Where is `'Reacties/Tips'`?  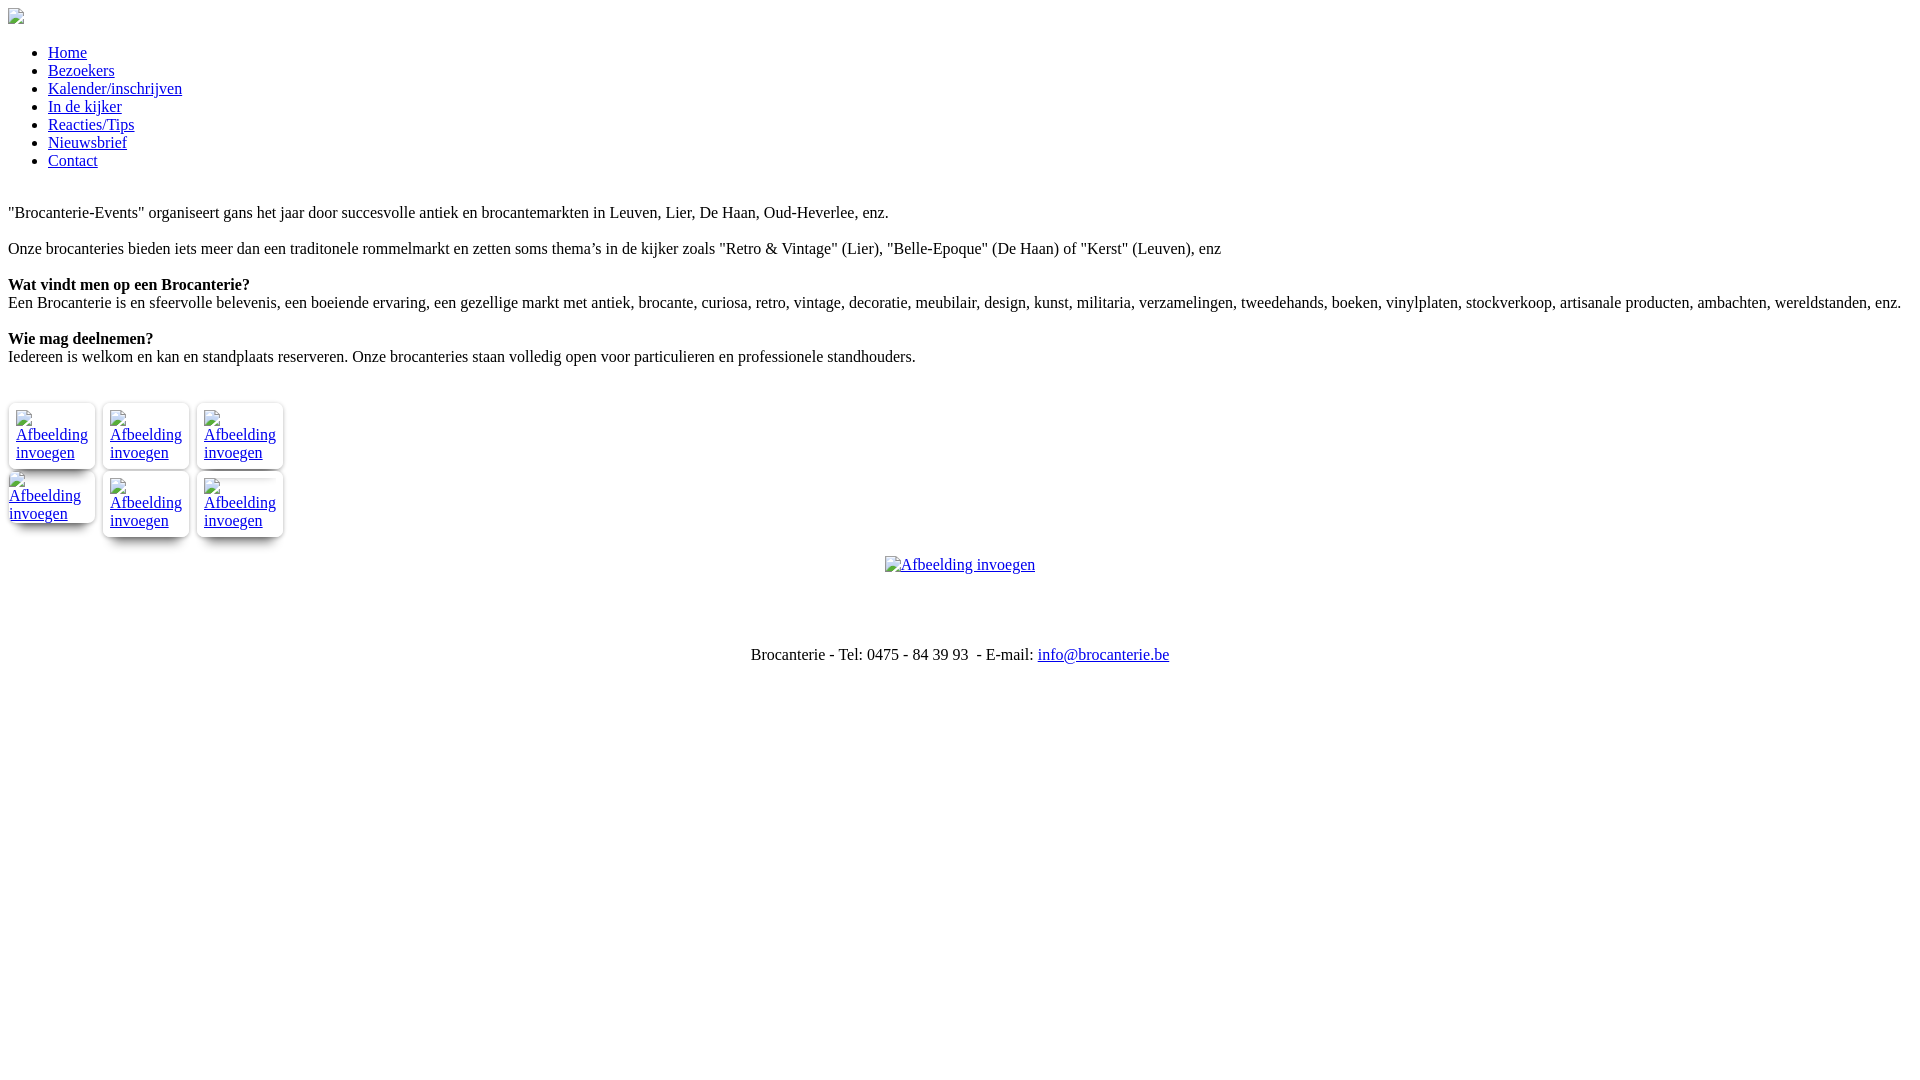
'Reacties/Tips' is located at coordinates (90, 124).